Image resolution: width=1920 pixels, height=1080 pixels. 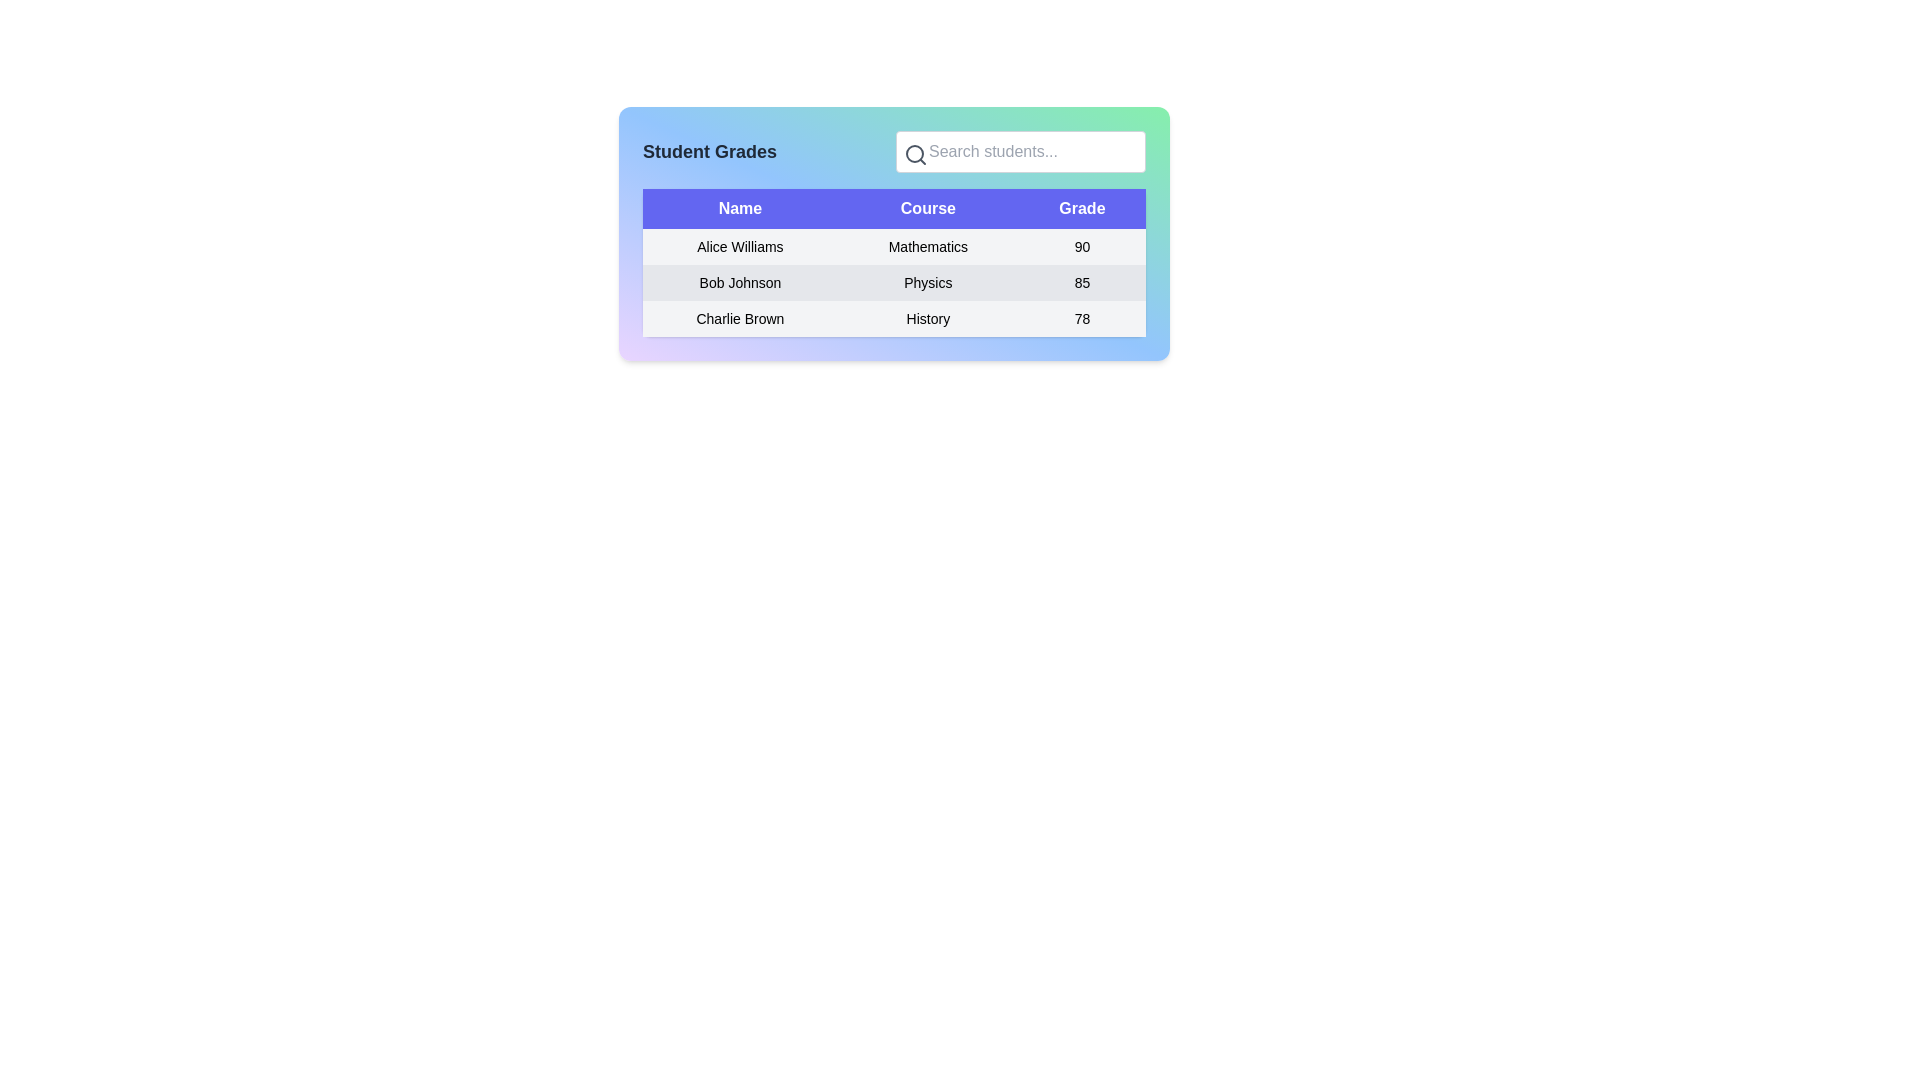 What do you see at coordinates (927, 282) in the screenshot?
I see `the text label displaying 'Physics' located in the central column of the table under the 'Course' column associated with 'Bob Johnson'` at bounding box center [927, 282].